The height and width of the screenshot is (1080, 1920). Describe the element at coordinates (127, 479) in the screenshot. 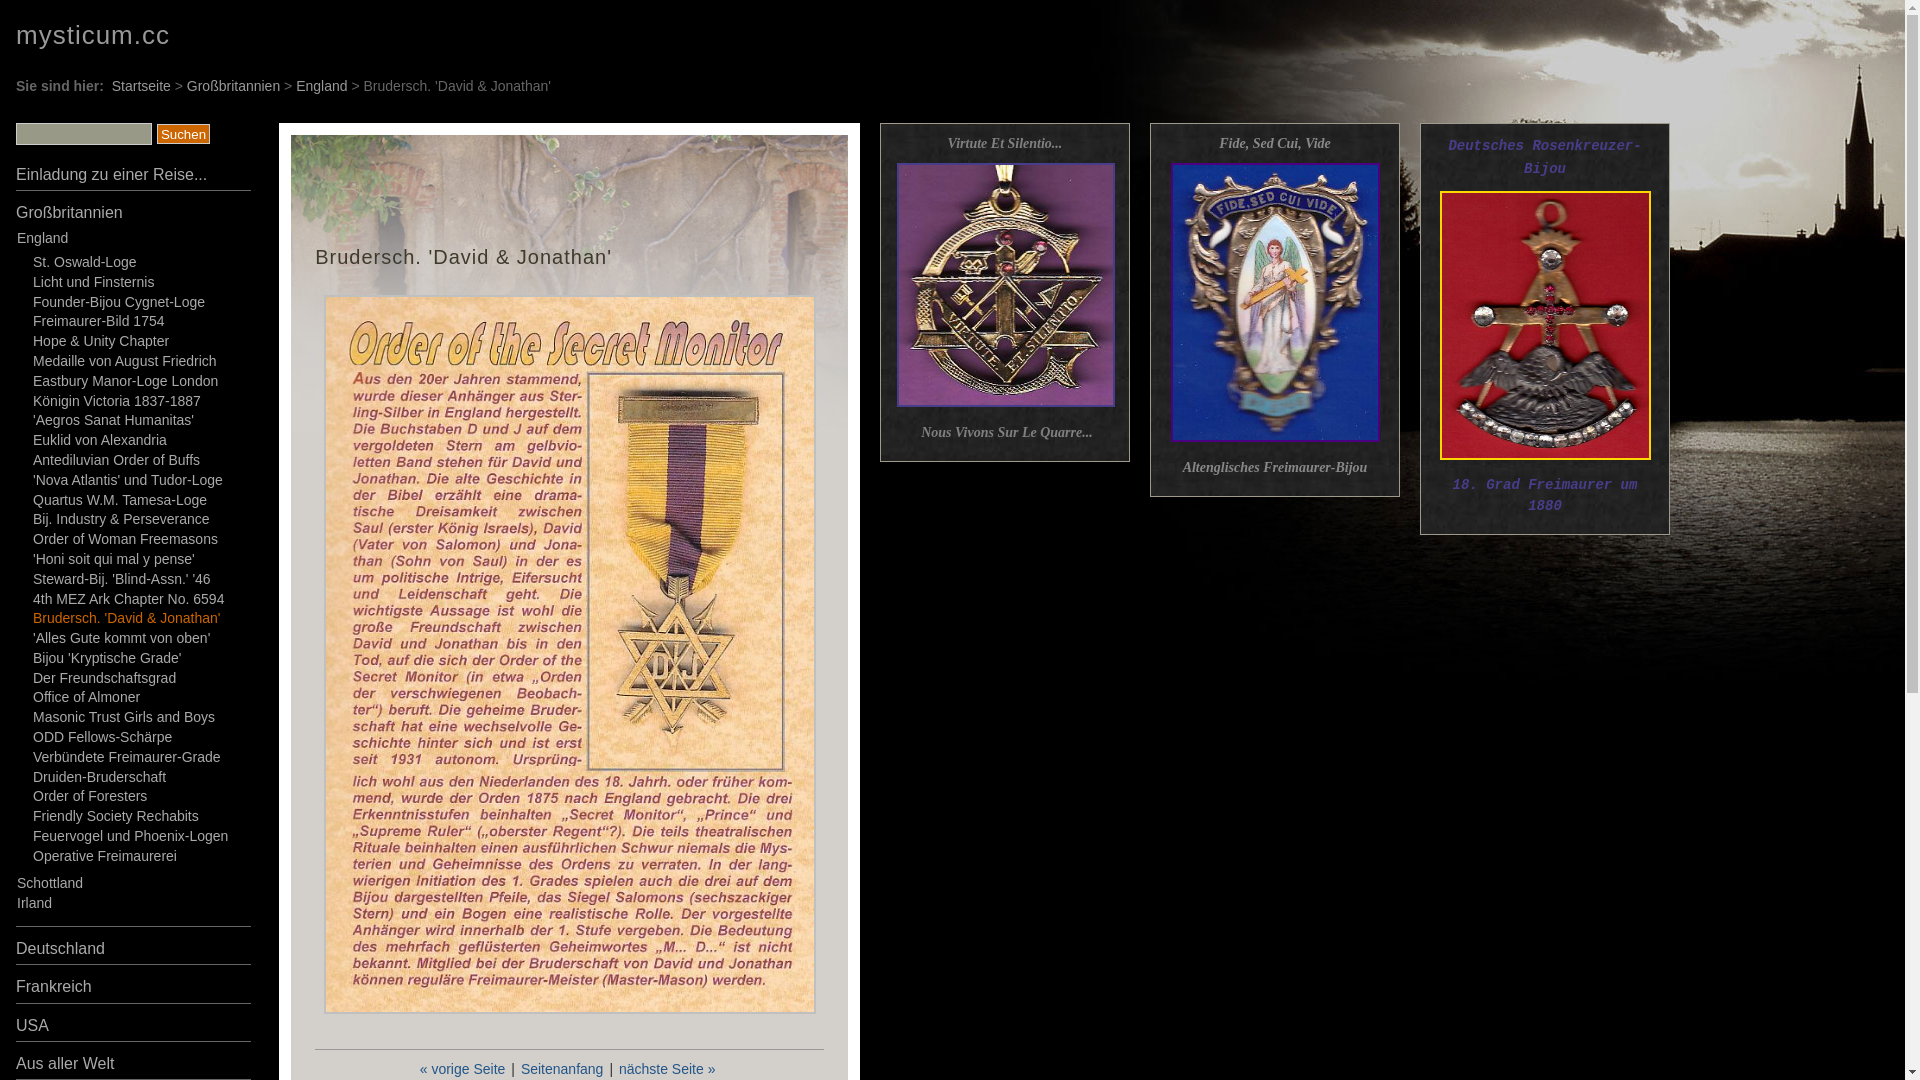

I see `''Nova Atlantis' und Tudor-Loge'` at that location.